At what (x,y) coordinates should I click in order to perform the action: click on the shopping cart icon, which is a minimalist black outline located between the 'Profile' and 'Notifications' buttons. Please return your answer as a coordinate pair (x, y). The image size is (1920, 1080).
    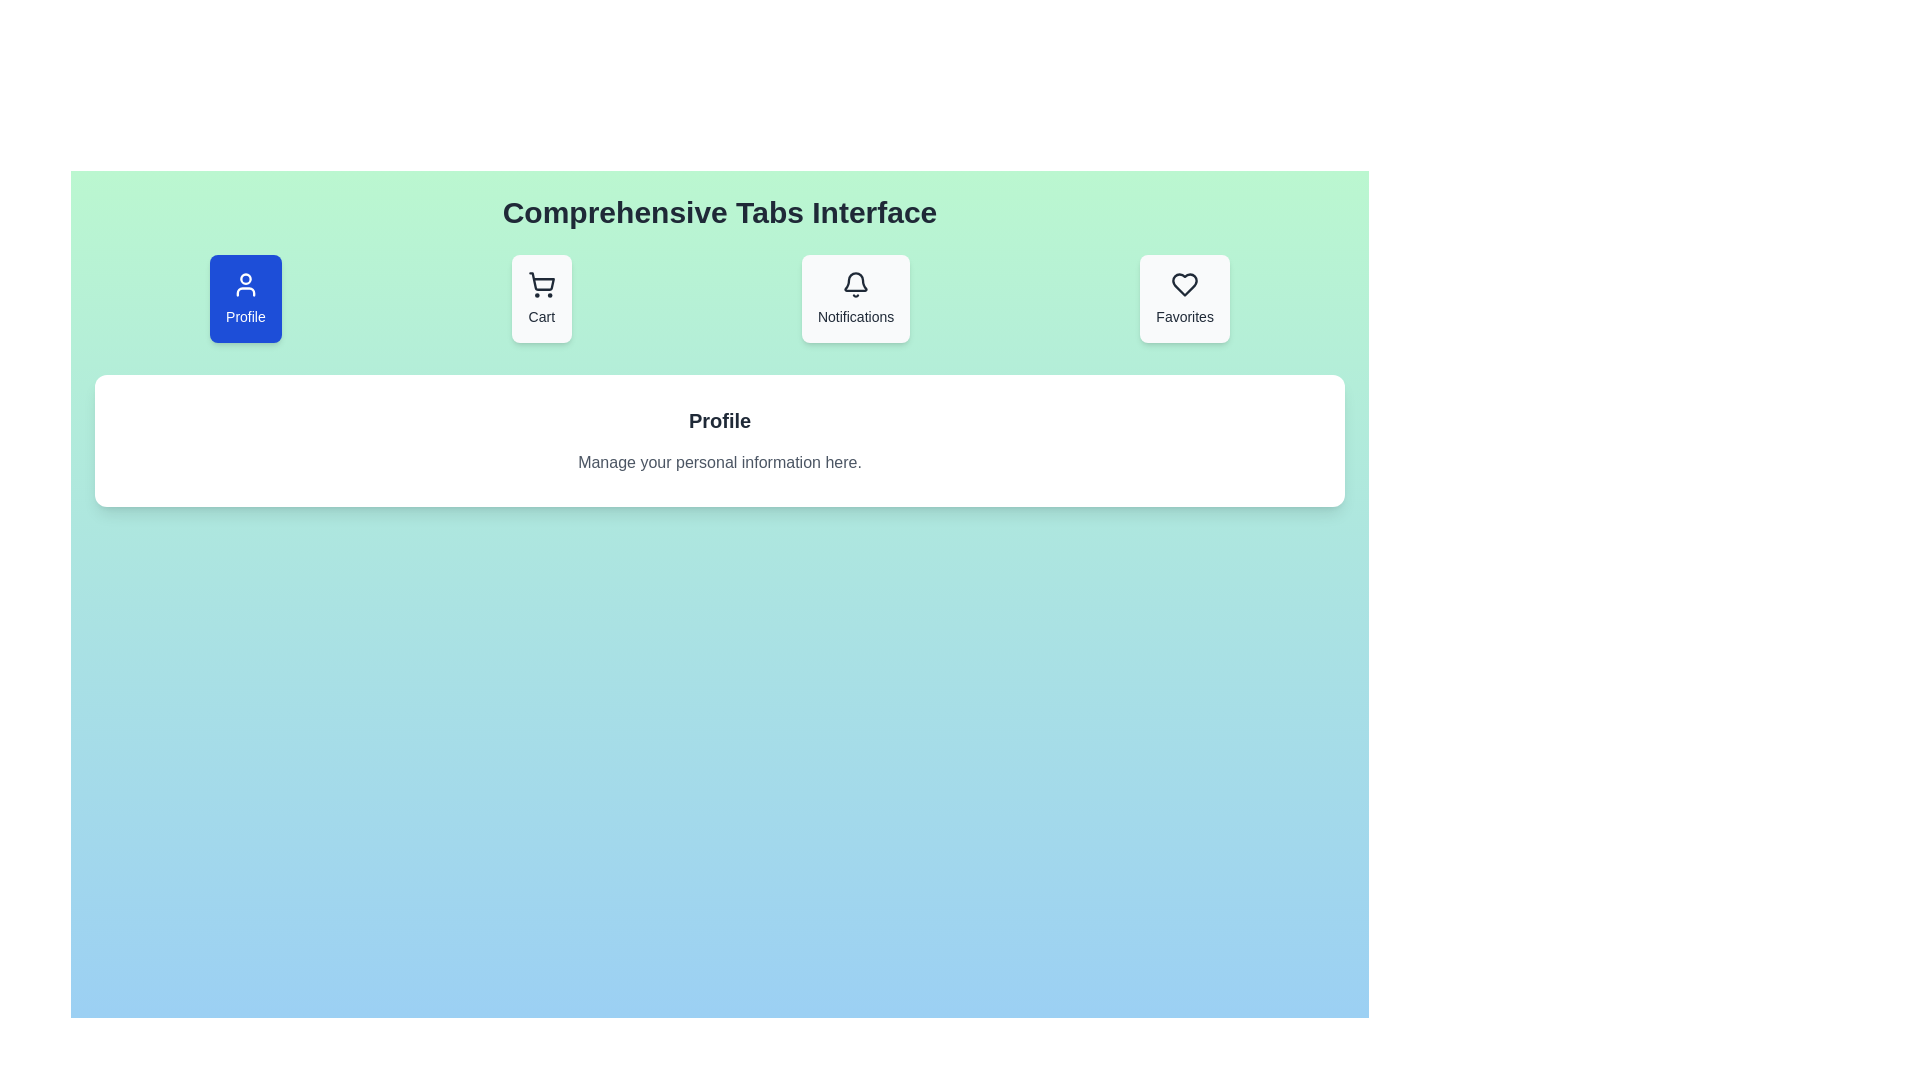
    Looking at the image, I should click on (541, 285).